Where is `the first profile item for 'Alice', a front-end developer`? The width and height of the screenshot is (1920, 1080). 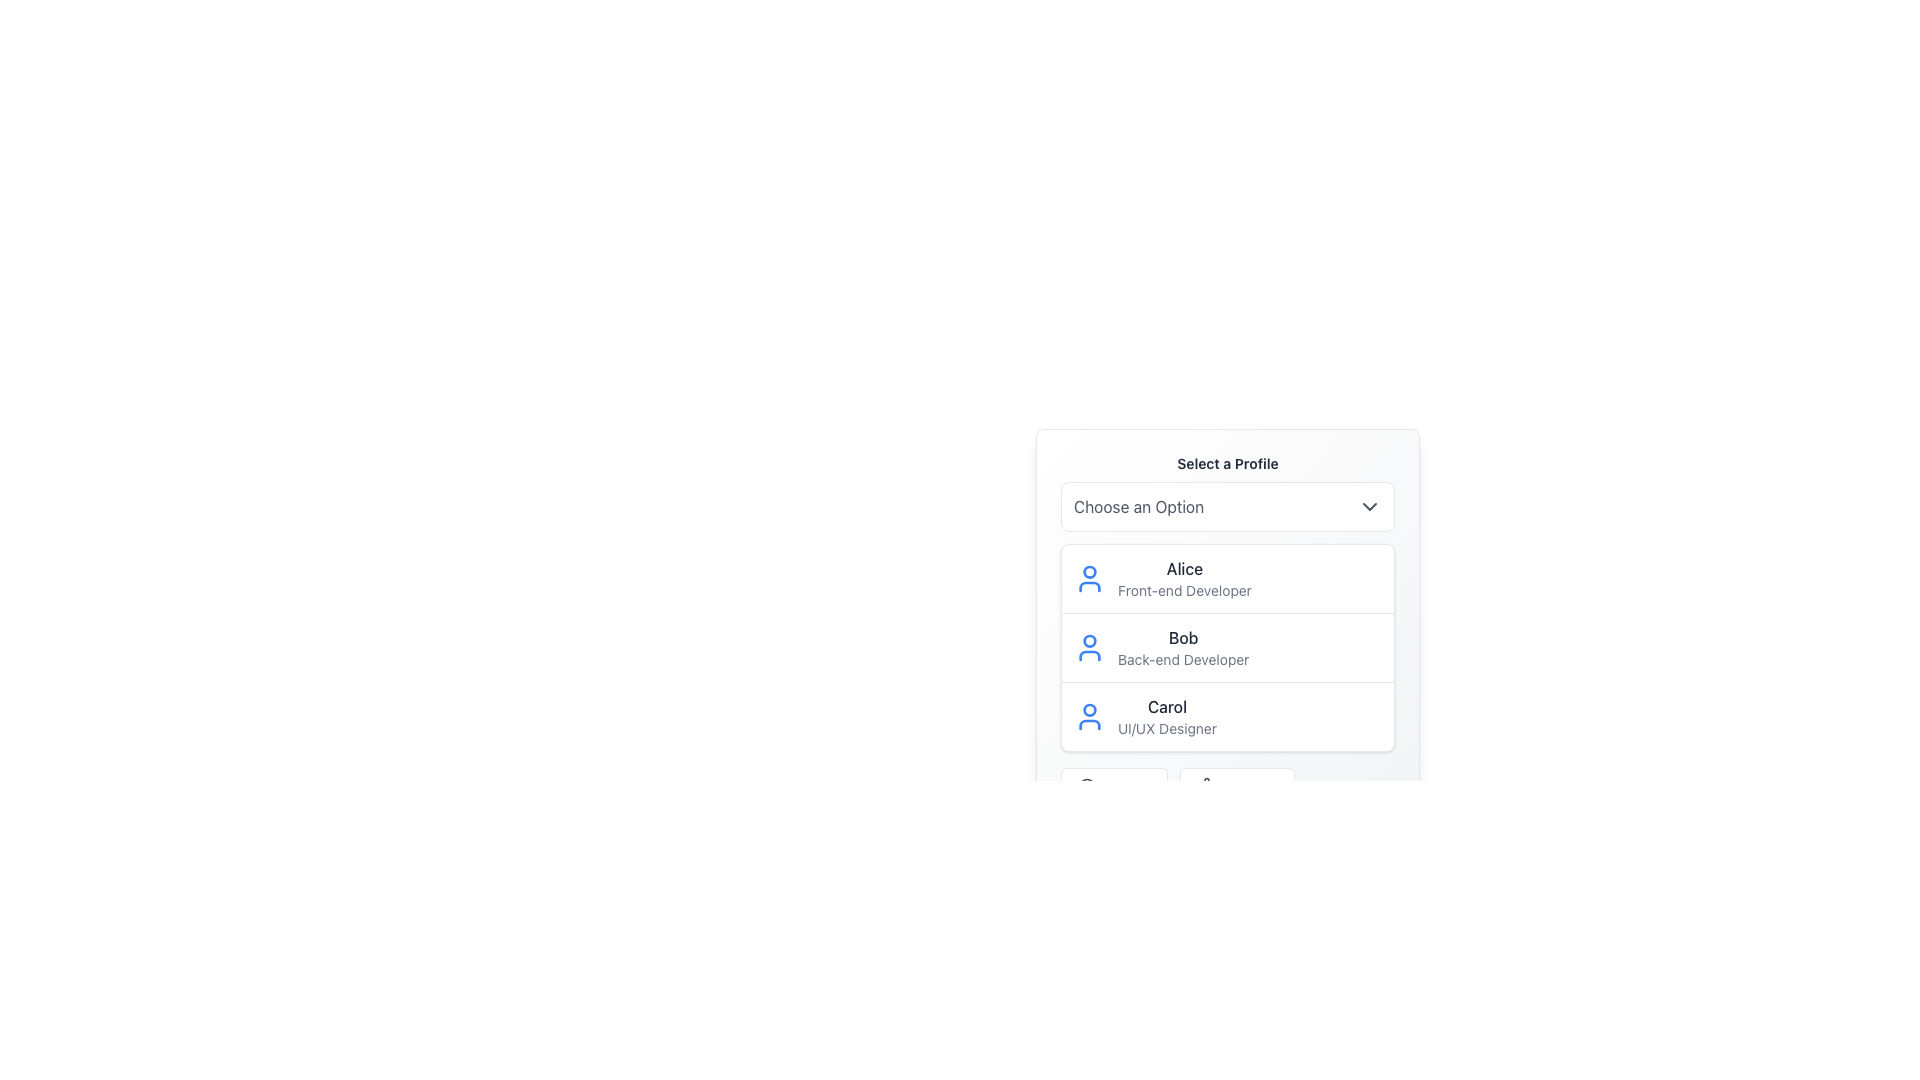 the first profile item for 'Alice', a front-end developer is located at coordinates (1162, 578).